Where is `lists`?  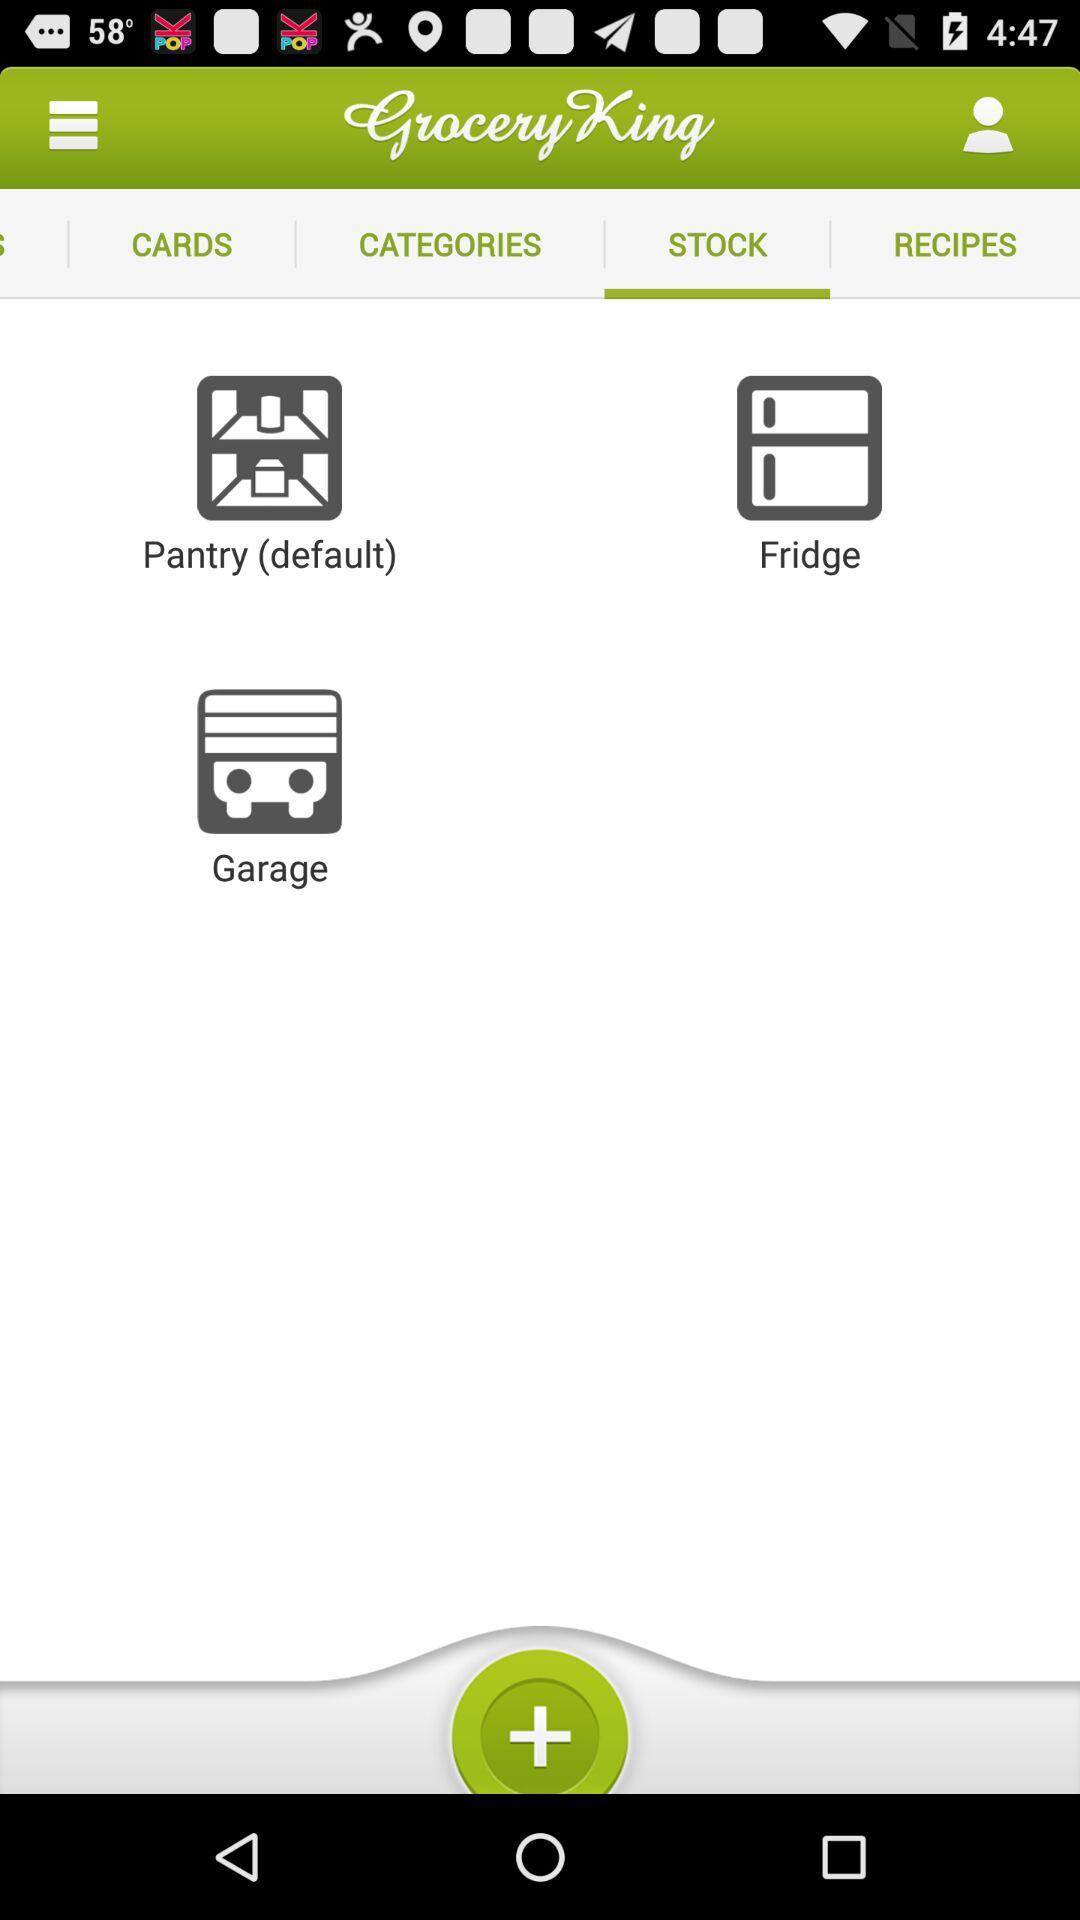 lists is located at coordinates (34, 243).